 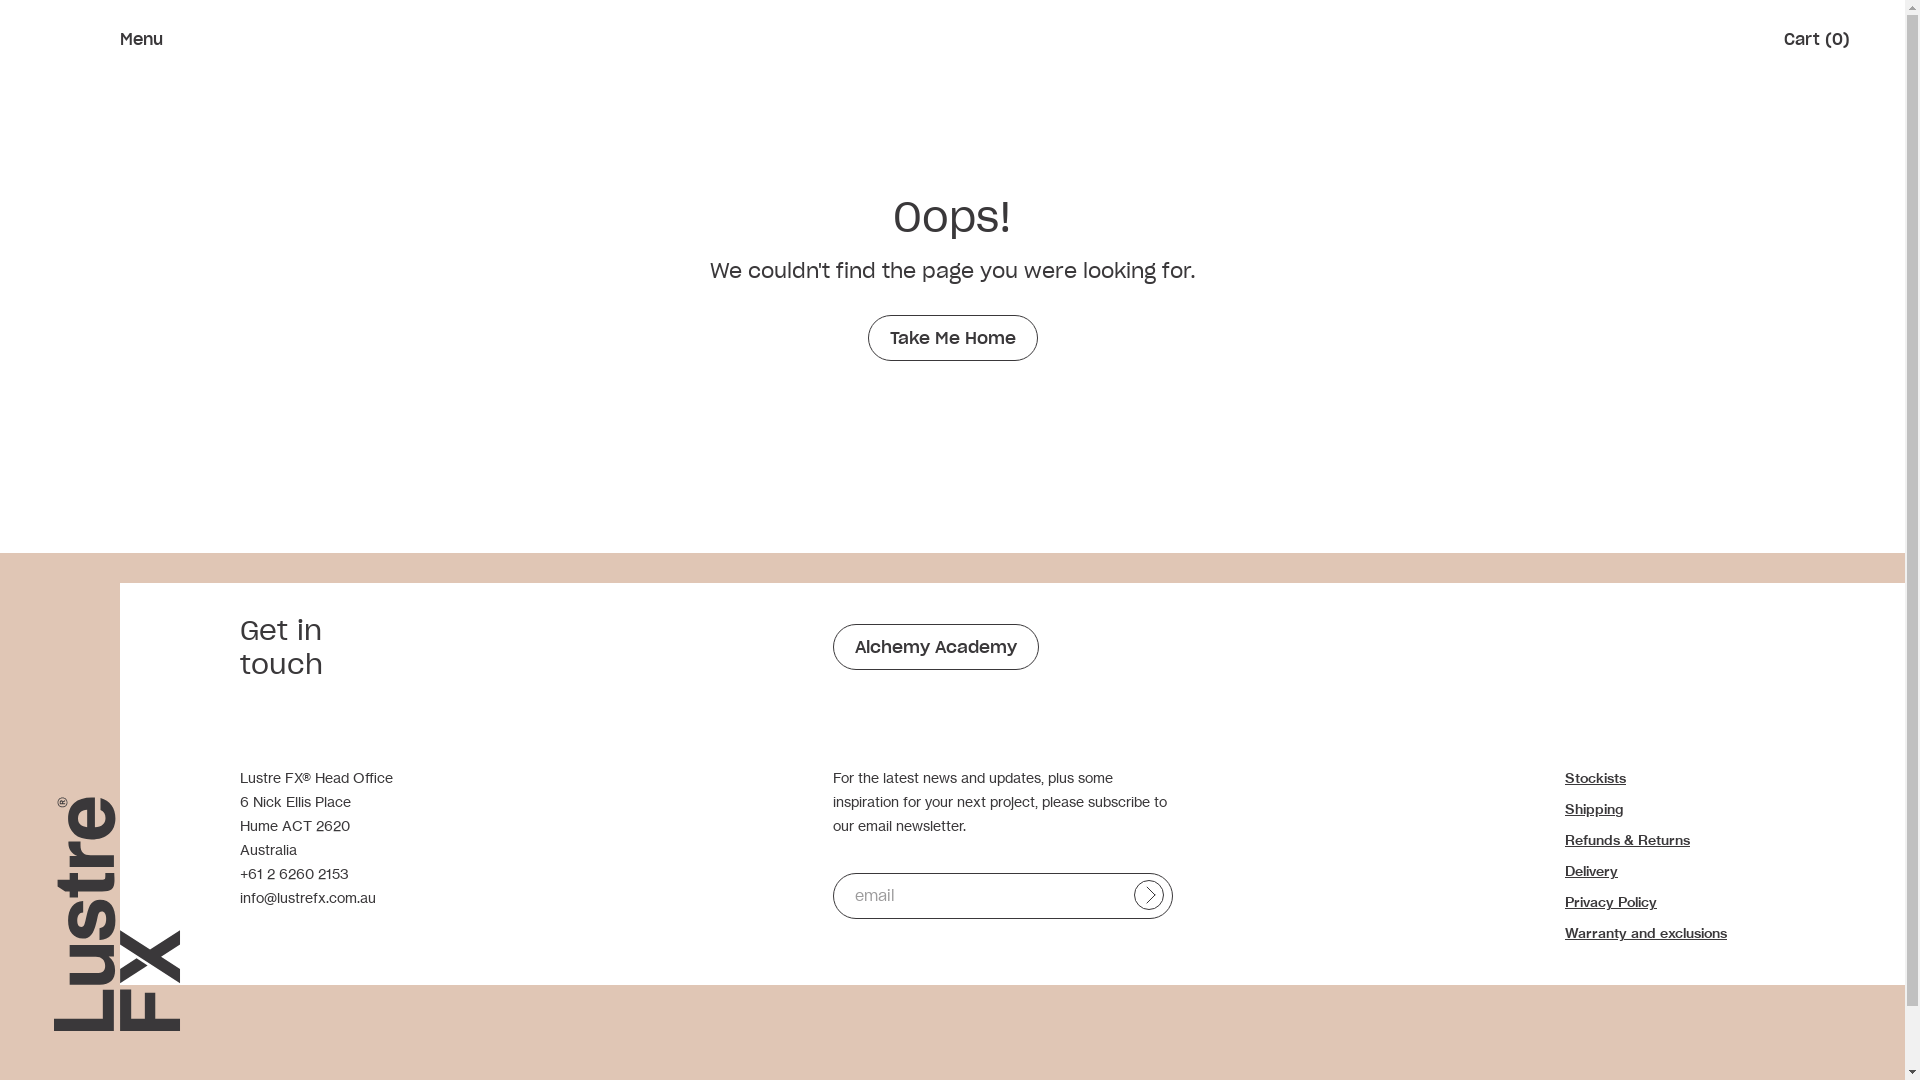 What do you see at coordinates (868, 337) in the screenshot?
I see `'Take Me Home'` at bounding box center [868, 337].